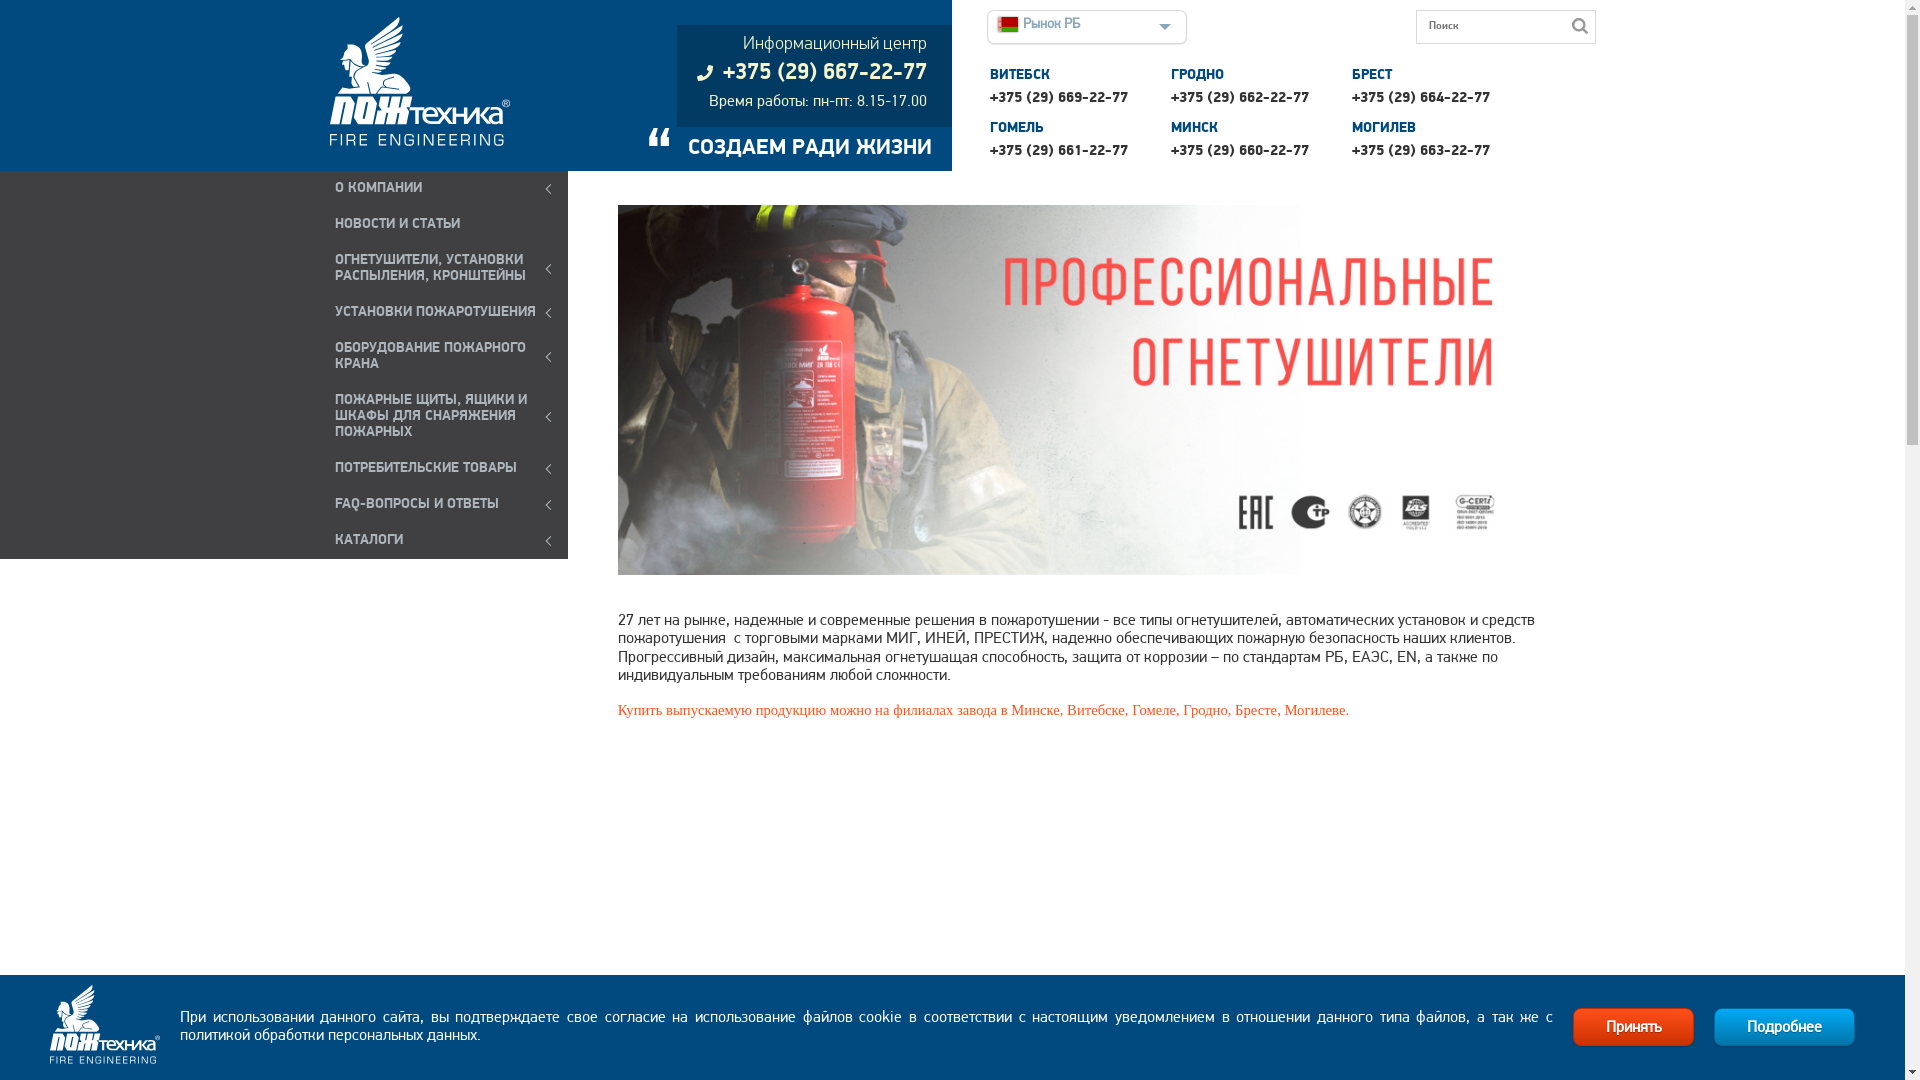 This screenshot has height=1080, width=1920. What do you see at coordinates (811, 72) in the screenshot?
I see `'+375 (29) 667-22-77'` at bounding box center [811, 72].